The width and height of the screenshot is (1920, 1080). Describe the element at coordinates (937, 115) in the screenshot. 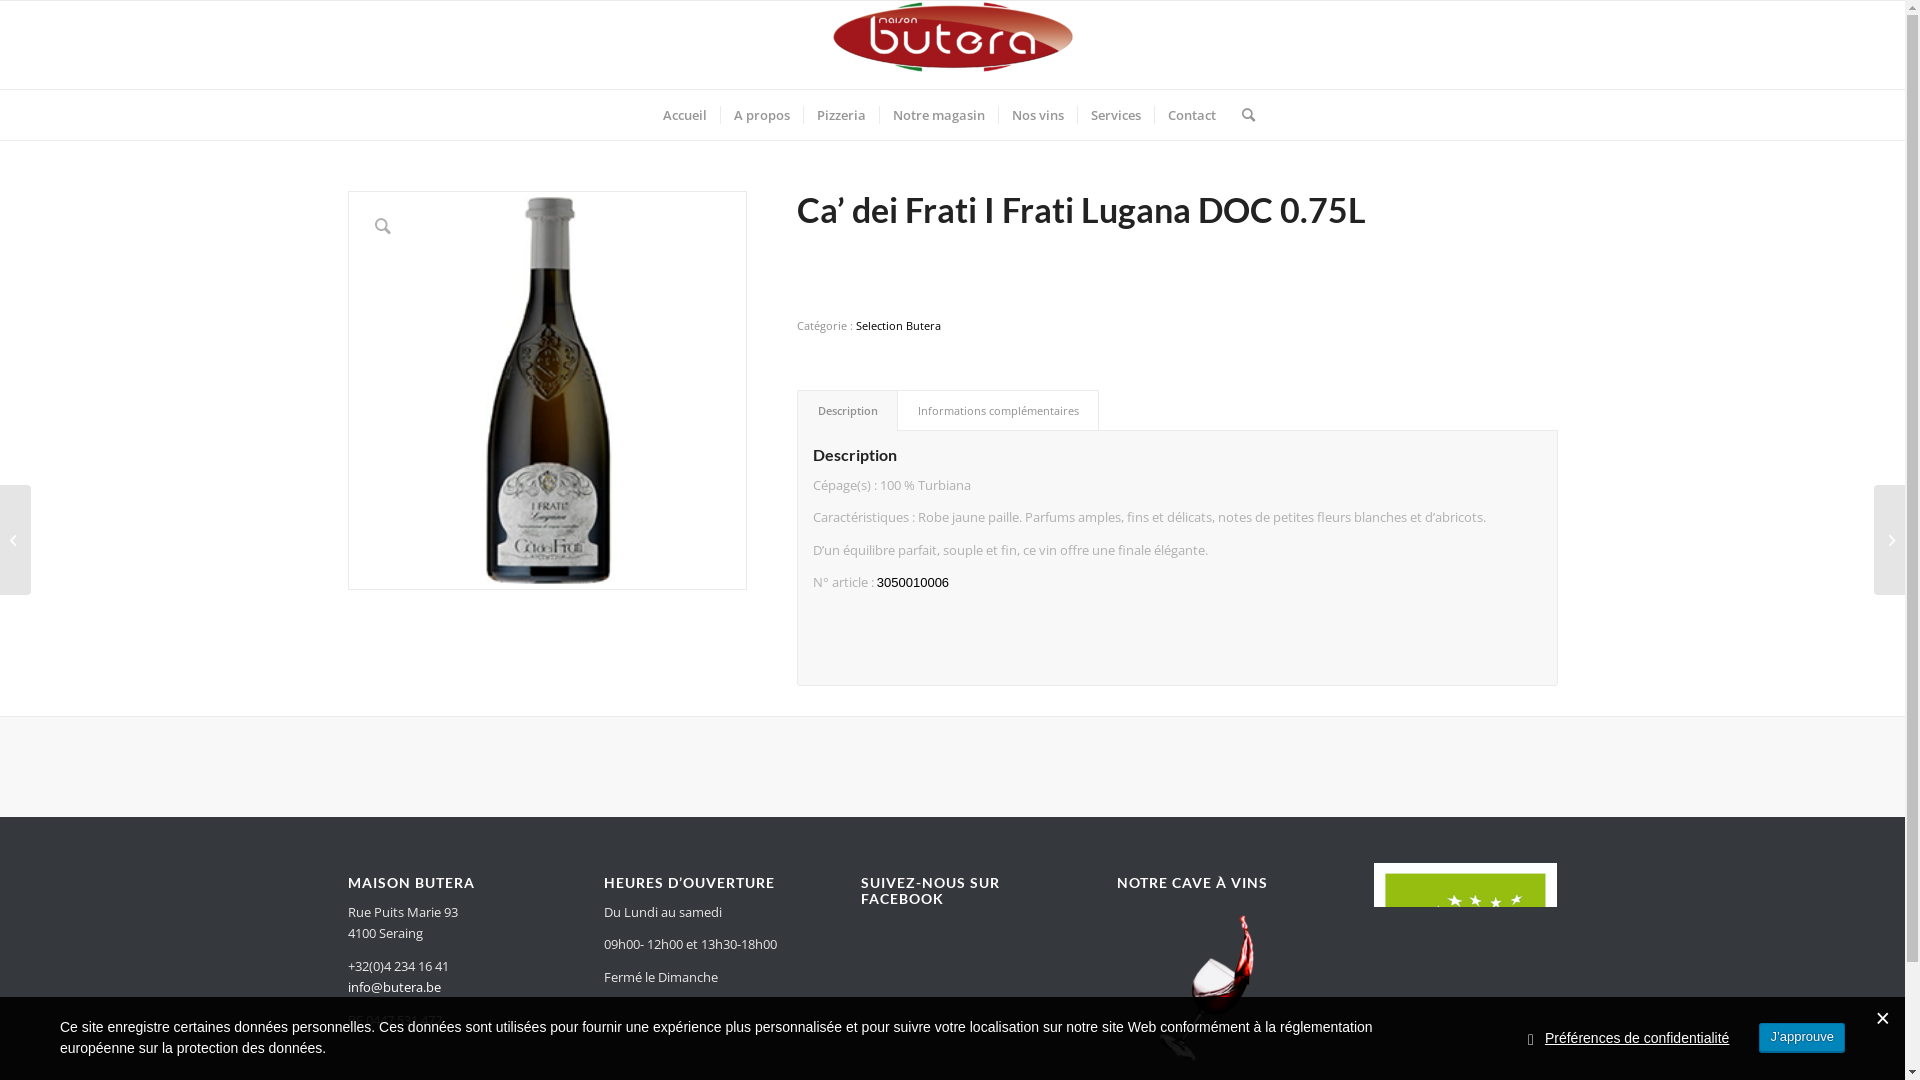

I see `'Notre magasin'` at that location.